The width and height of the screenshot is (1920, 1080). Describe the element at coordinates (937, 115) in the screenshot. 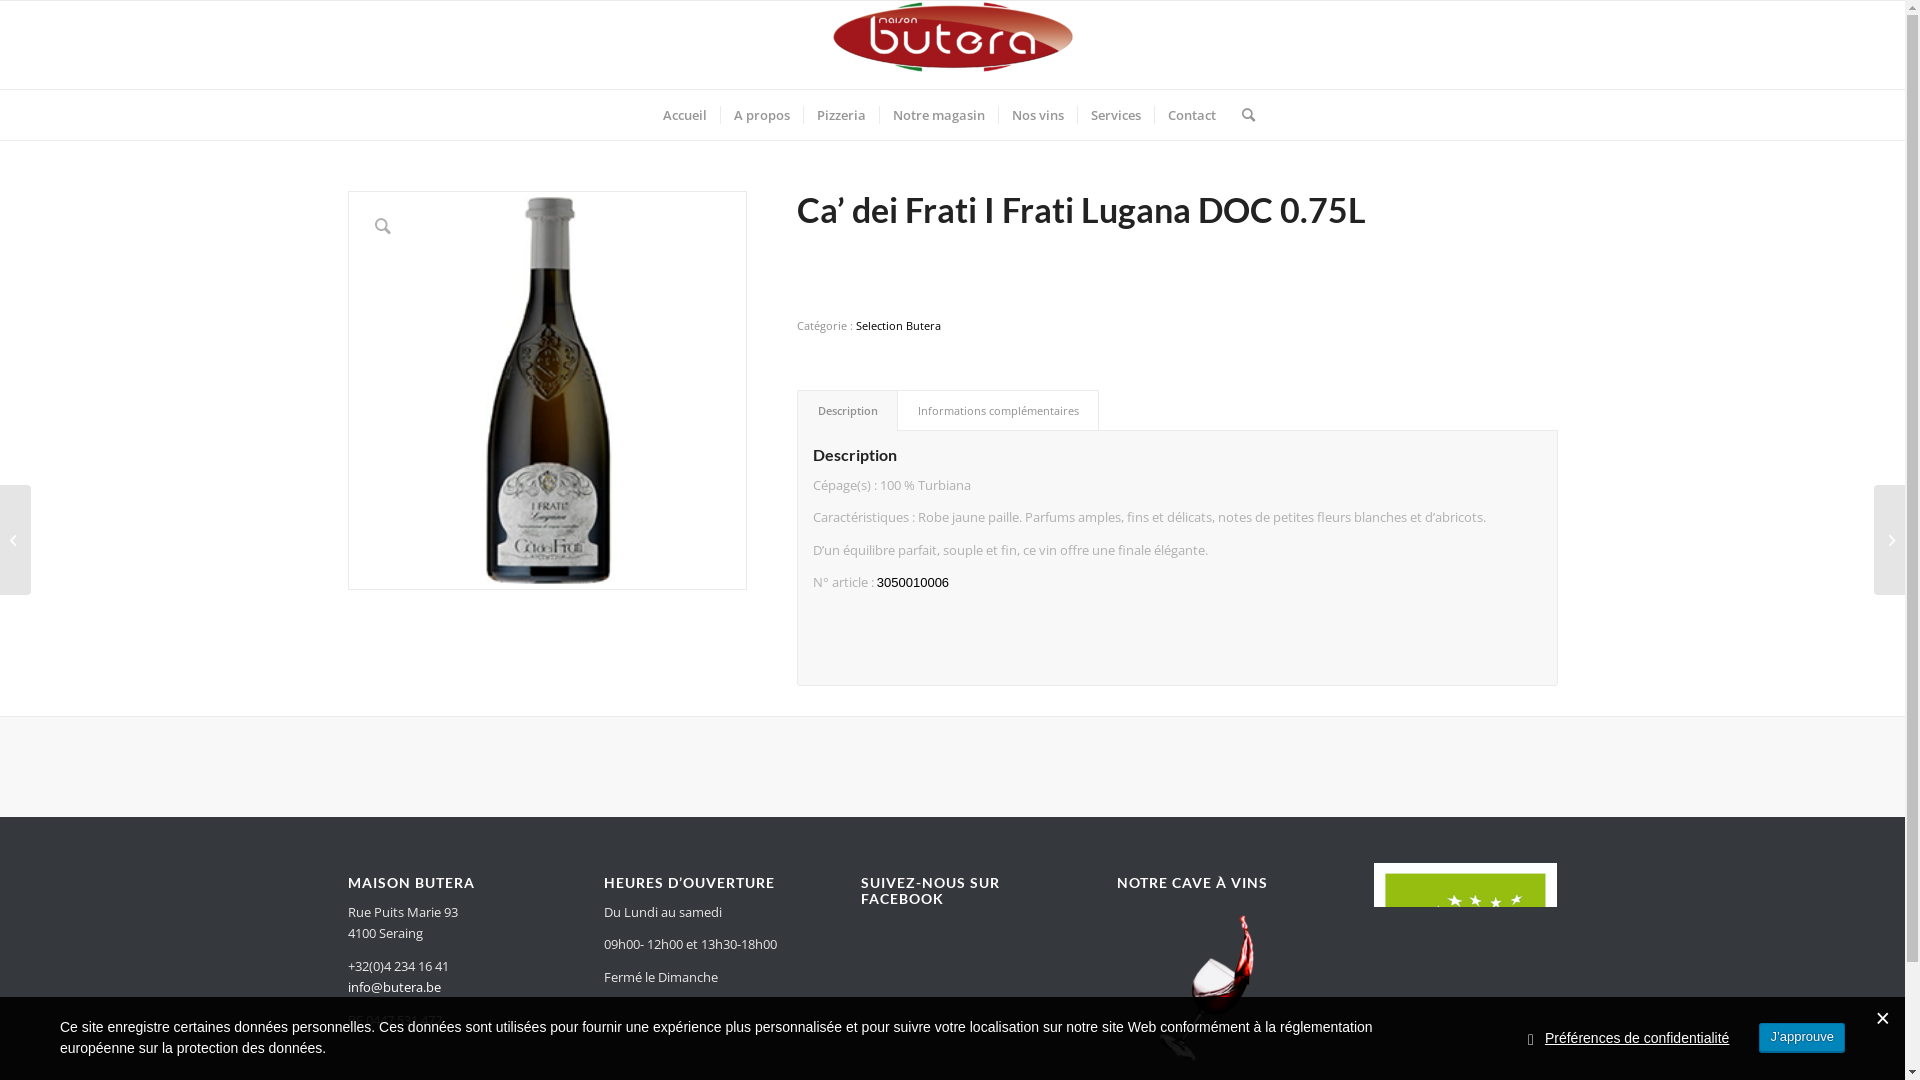

I see `'Notre magasin'` at that location.